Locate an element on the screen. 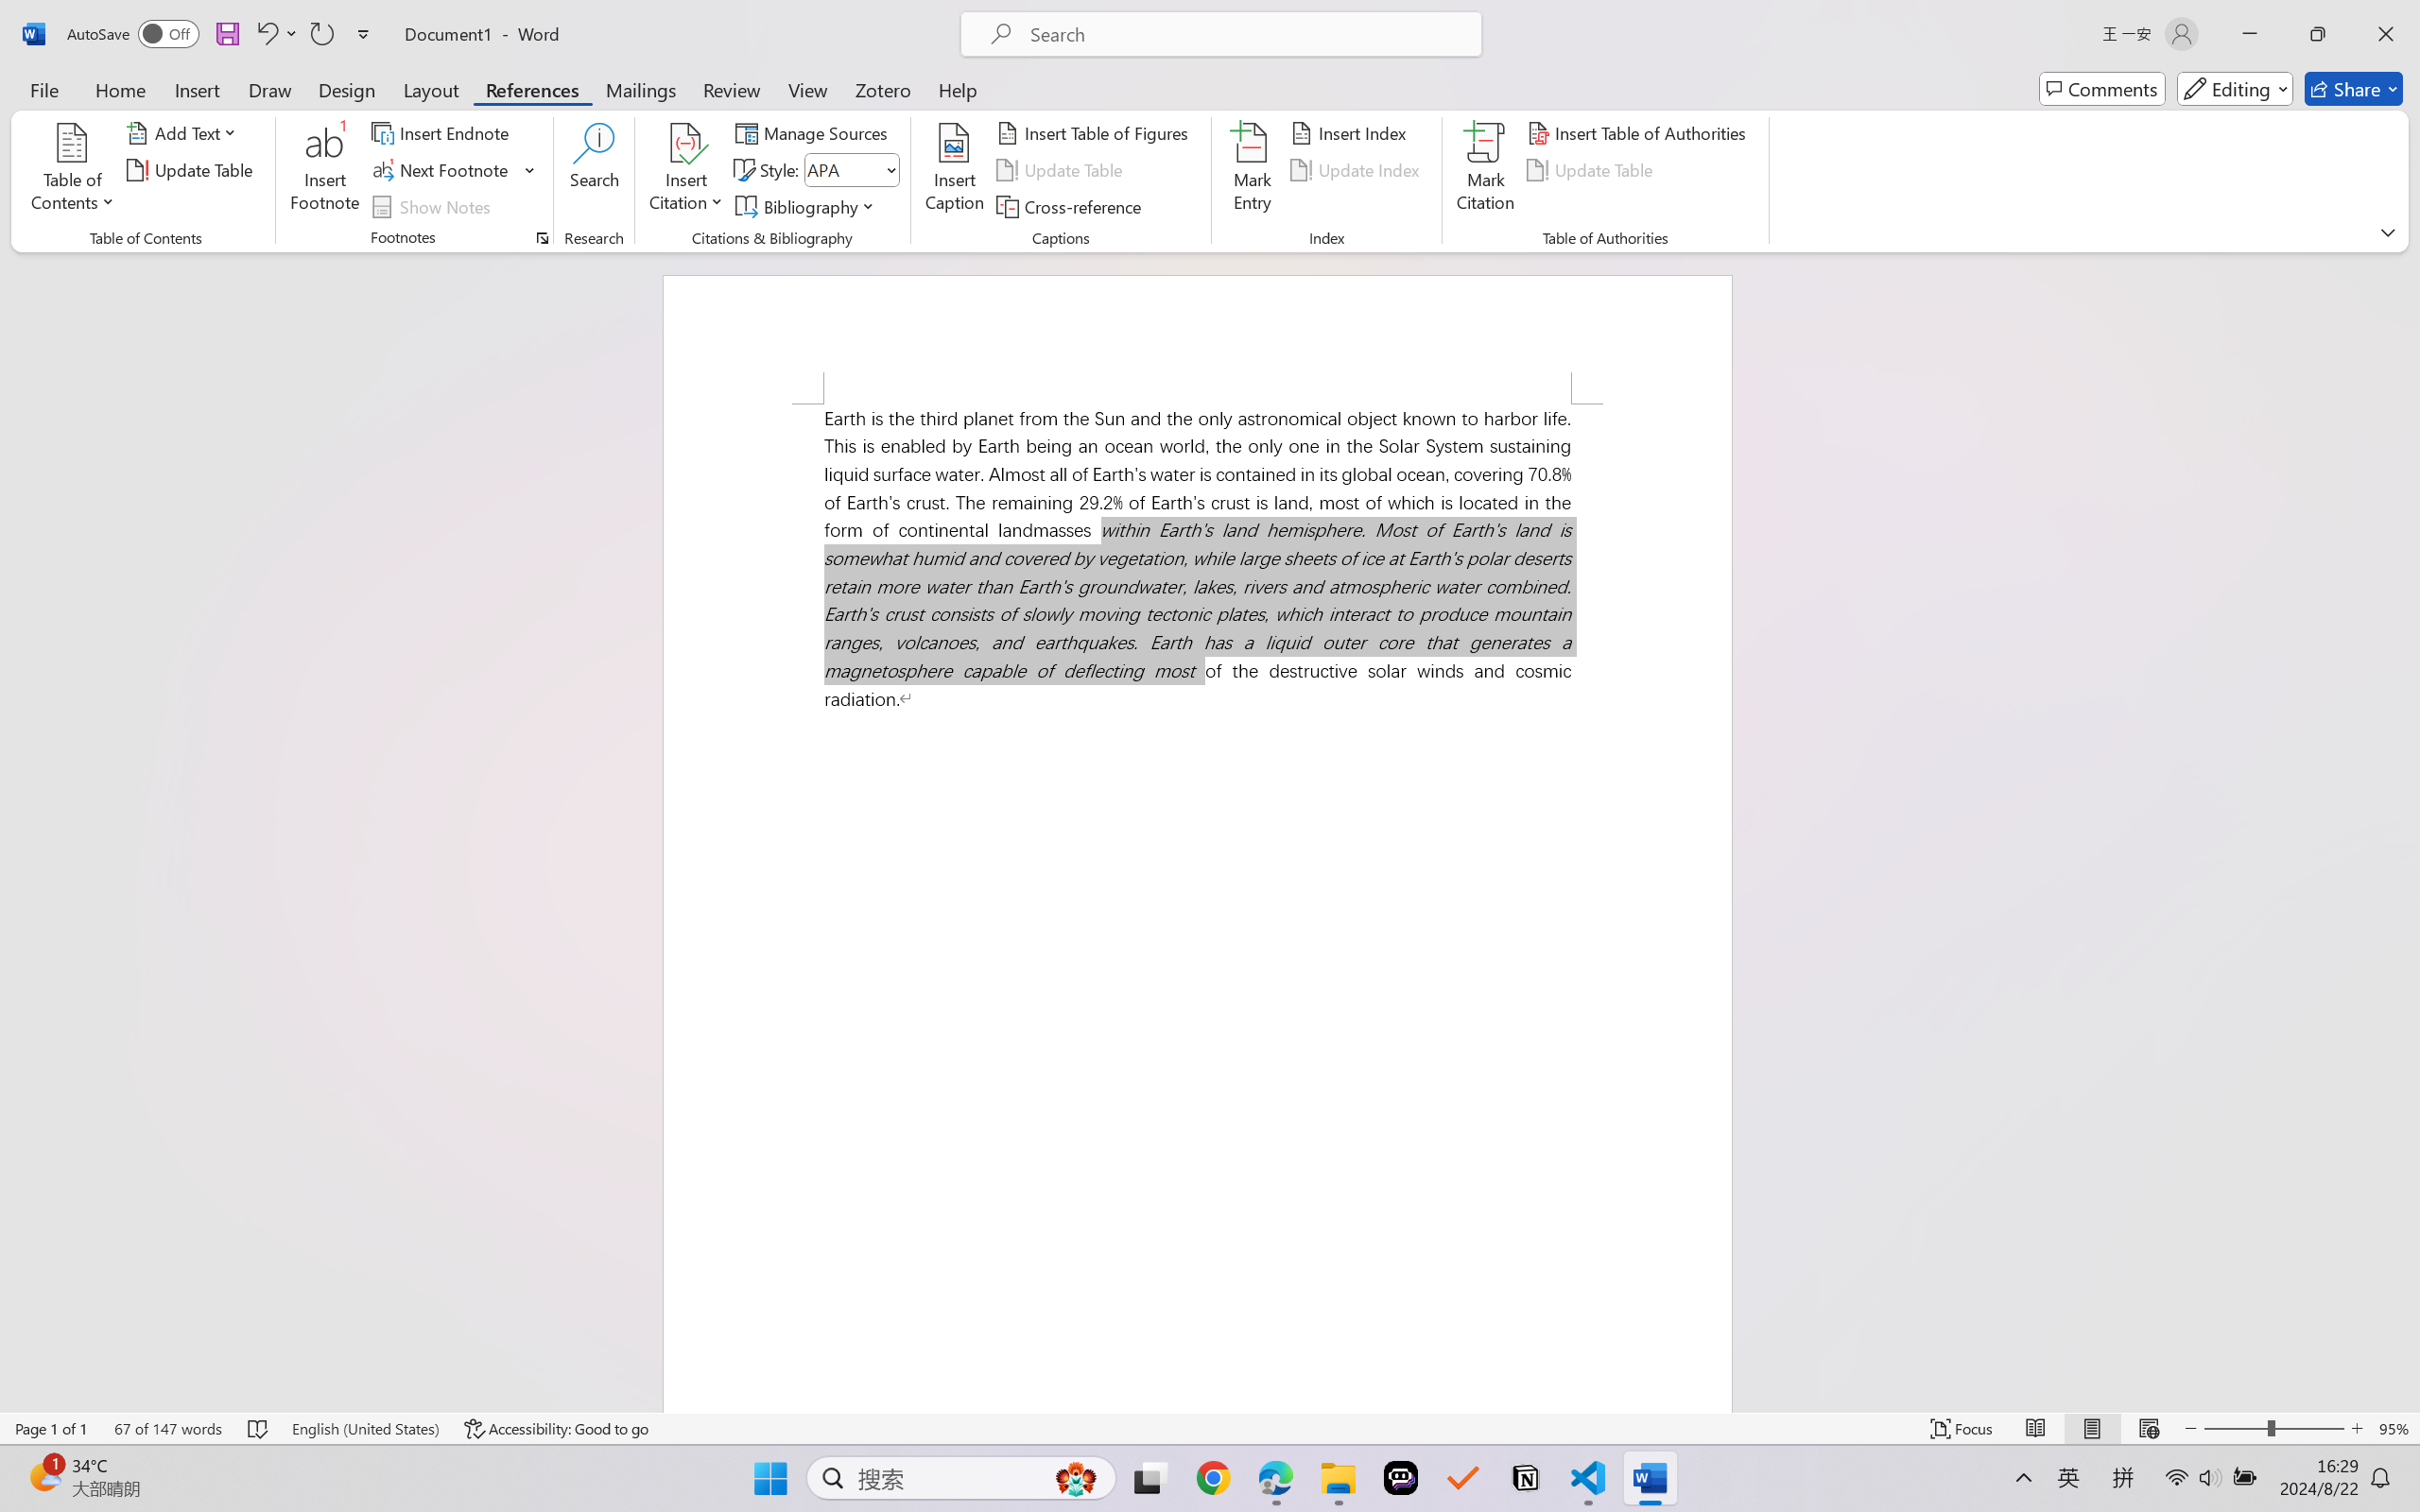 This screenshot has height=1512, width=2420. 'Page Number Page 1 of 1' is located at coordinates (52, 1428).